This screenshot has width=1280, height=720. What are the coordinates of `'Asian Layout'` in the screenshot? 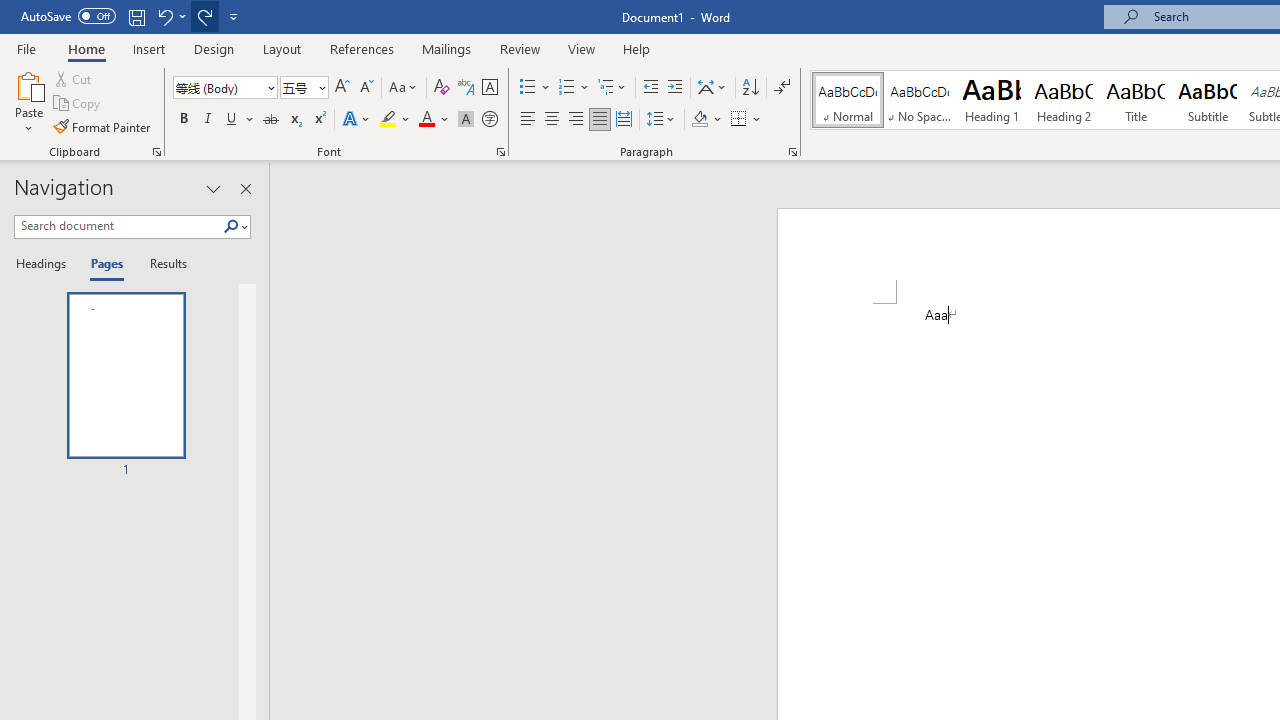 It's located at (712, 86).